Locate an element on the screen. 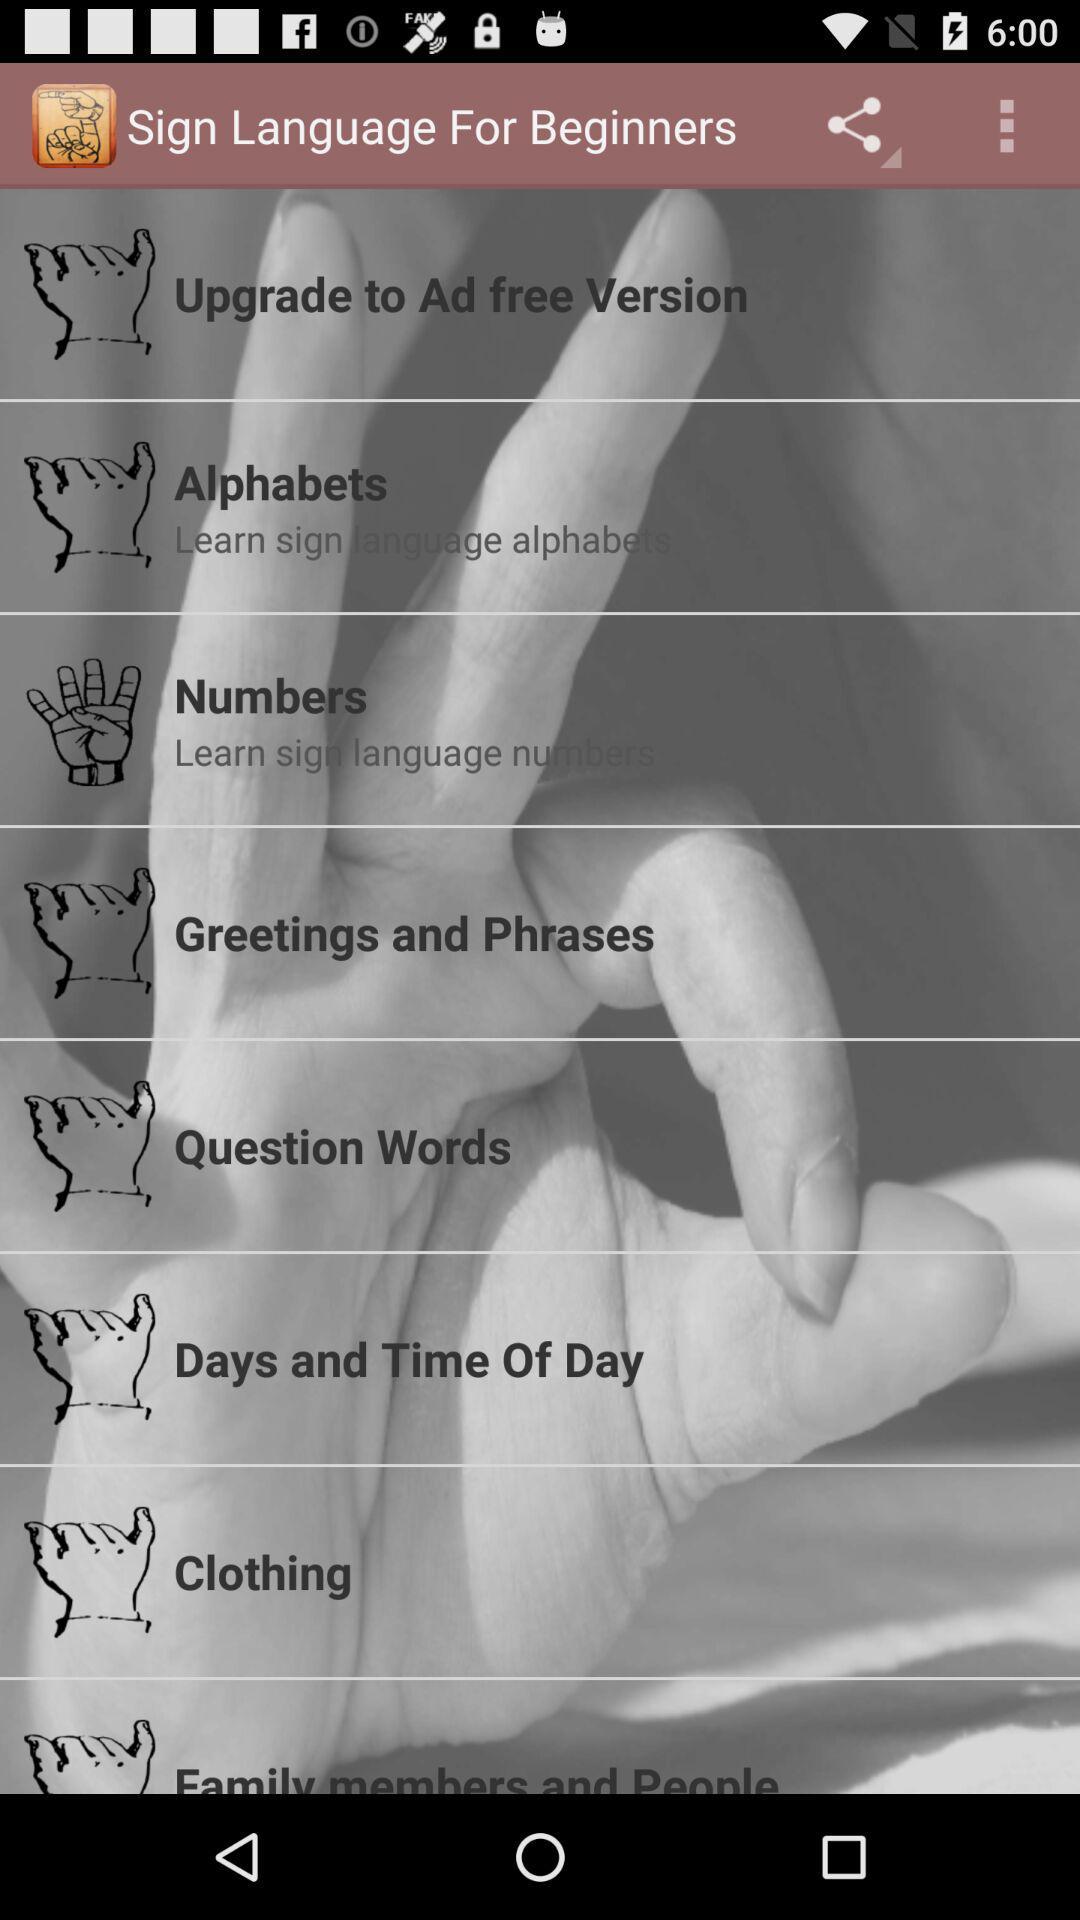 This screenshot has width=1080, height=1920. clothing icon is located at coordinates (613, 1570).